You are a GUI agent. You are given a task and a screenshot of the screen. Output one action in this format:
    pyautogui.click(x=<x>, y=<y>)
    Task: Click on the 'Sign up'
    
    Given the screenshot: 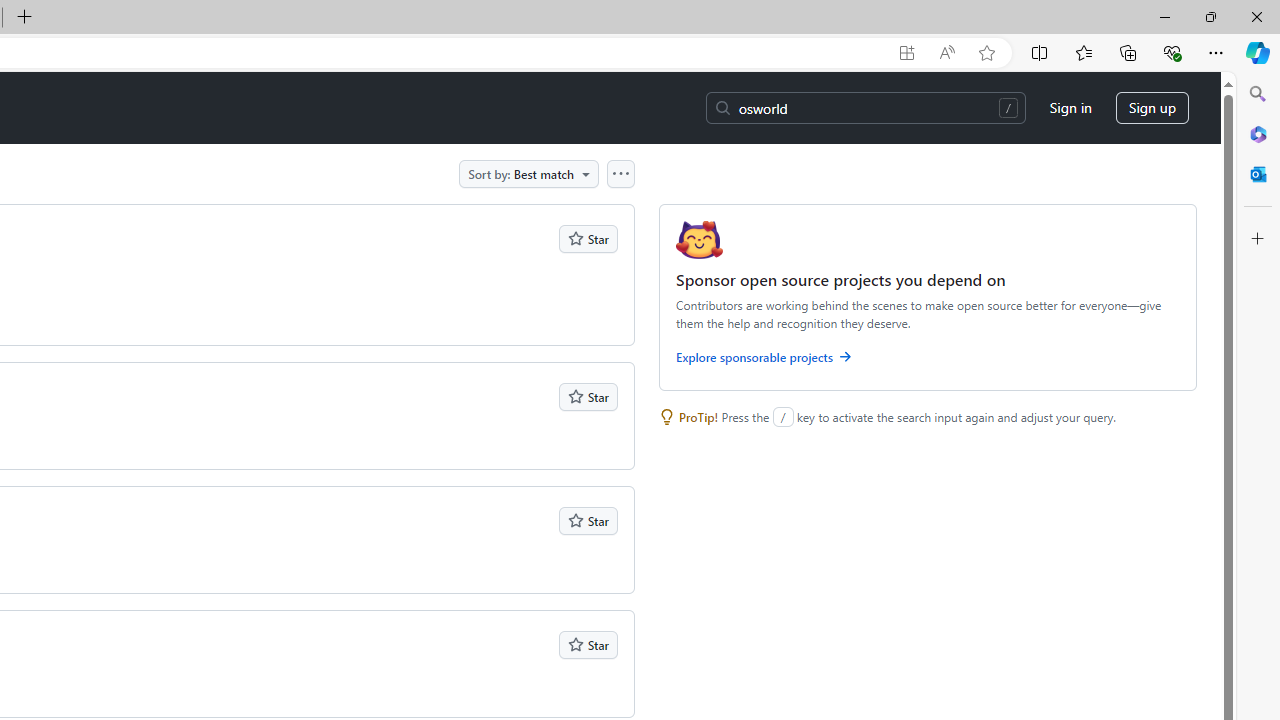 What is the action you would take?
    pyautogui.click(x=1152, y=108)
    